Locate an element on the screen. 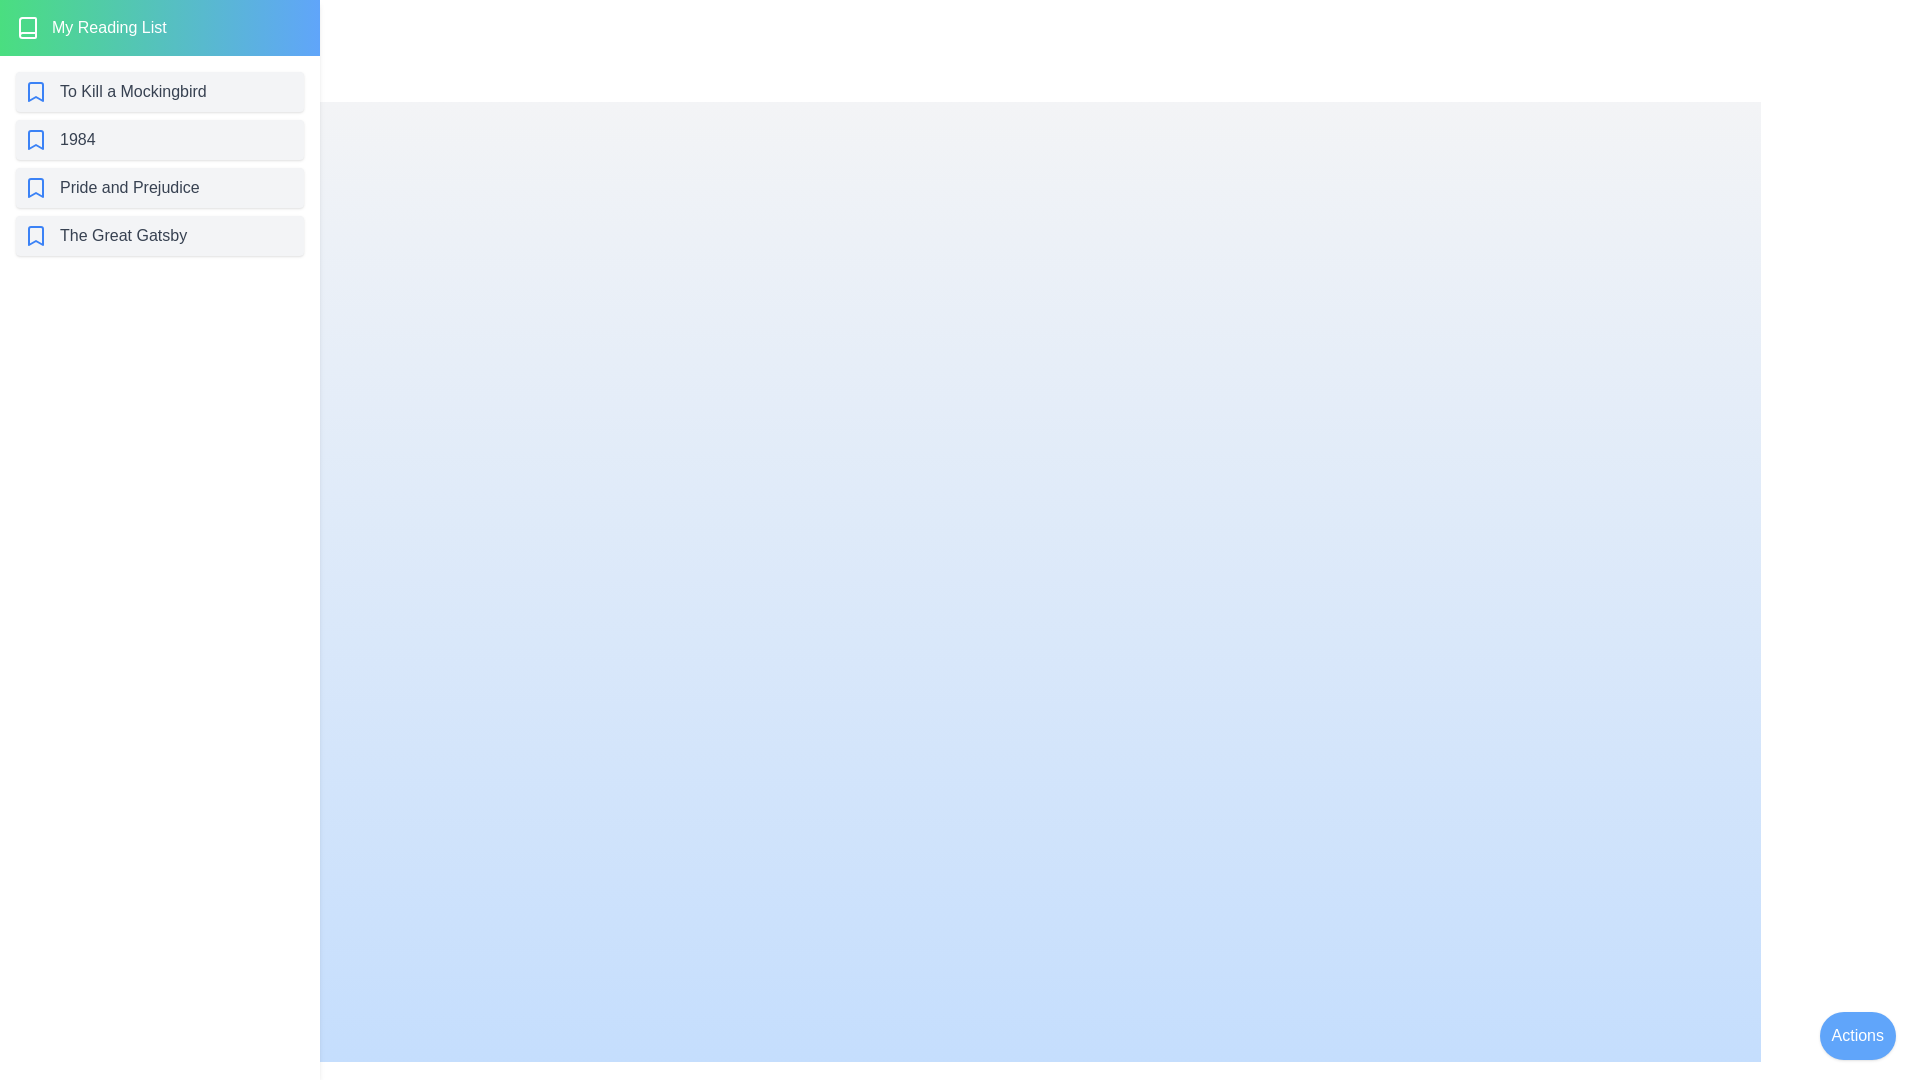 This screenshot has height=1080, width=1920. the header area of the ReadingListDrawer component is located at coordinates (158, 27).